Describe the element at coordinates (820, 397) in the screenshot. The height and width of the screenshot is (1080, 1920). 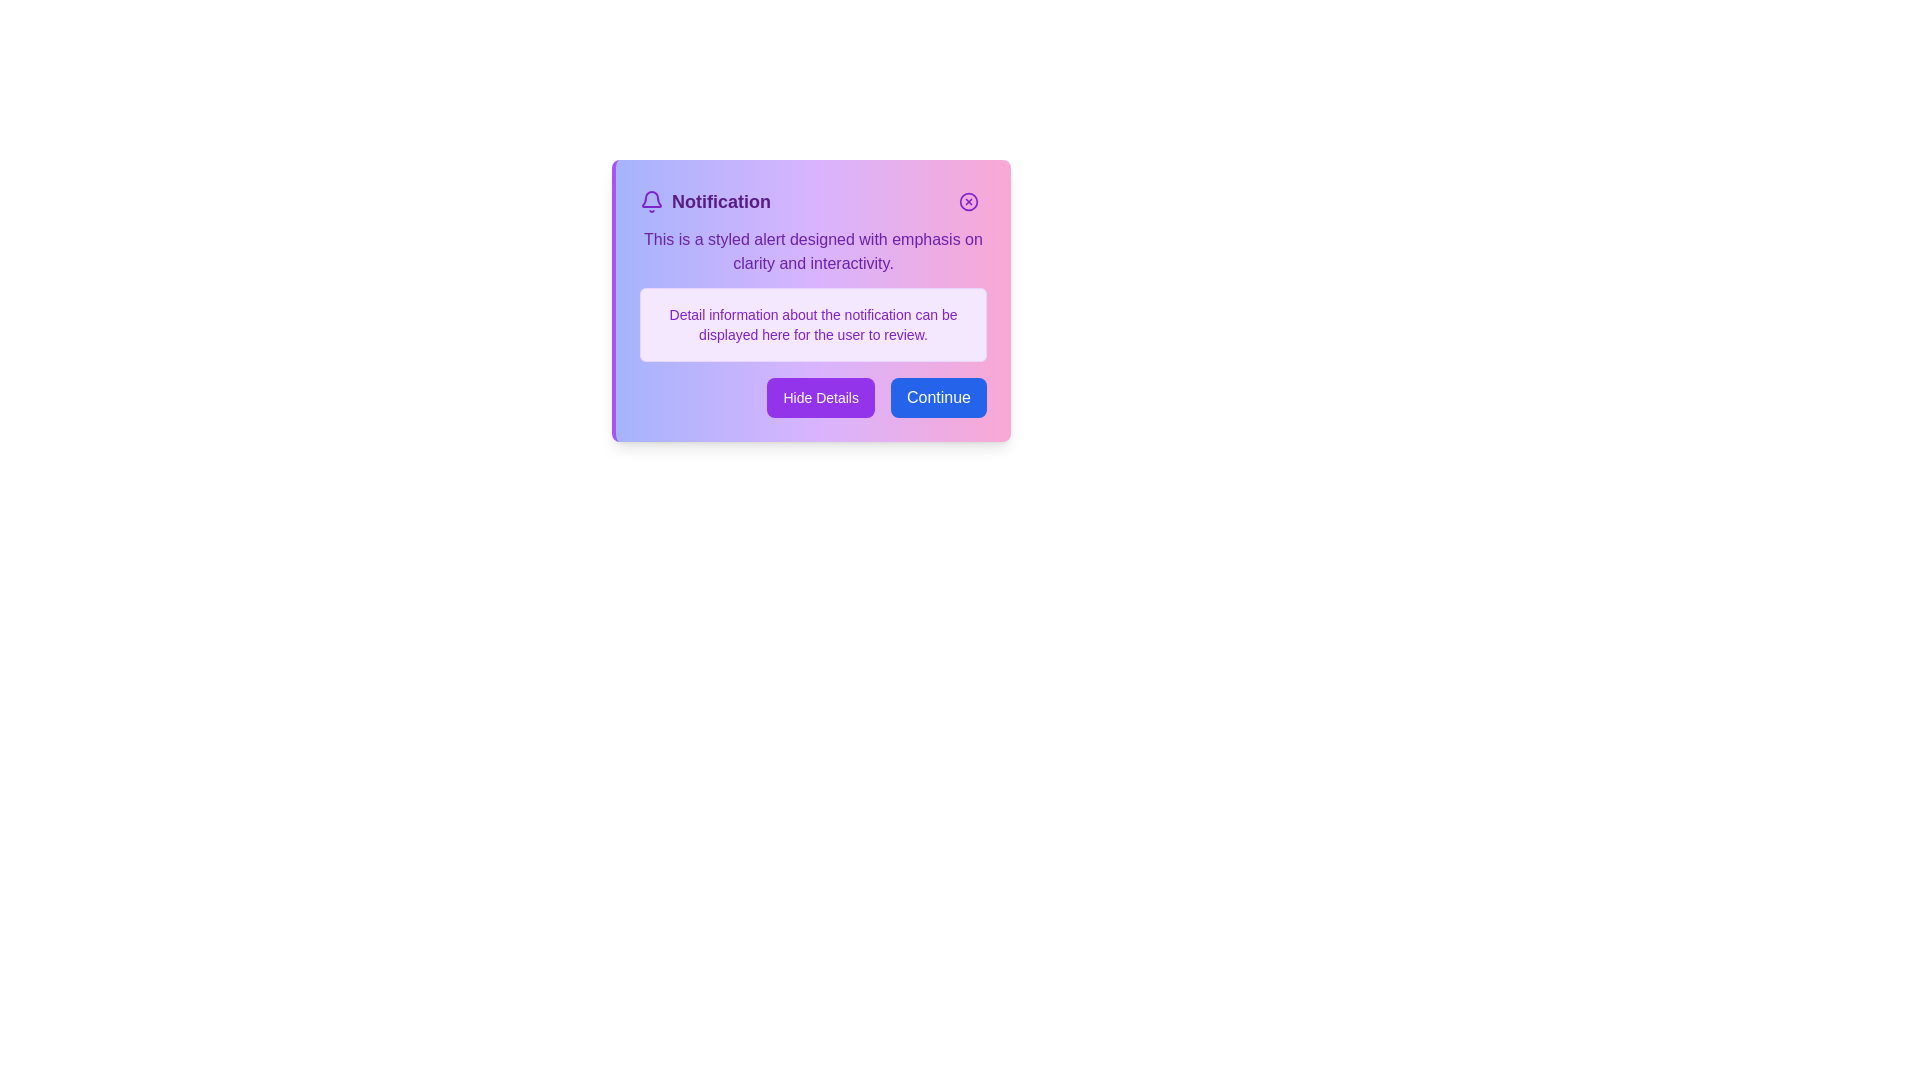
I see `the 'Hide Details' button to toggle the visibility of additional details` at that location.